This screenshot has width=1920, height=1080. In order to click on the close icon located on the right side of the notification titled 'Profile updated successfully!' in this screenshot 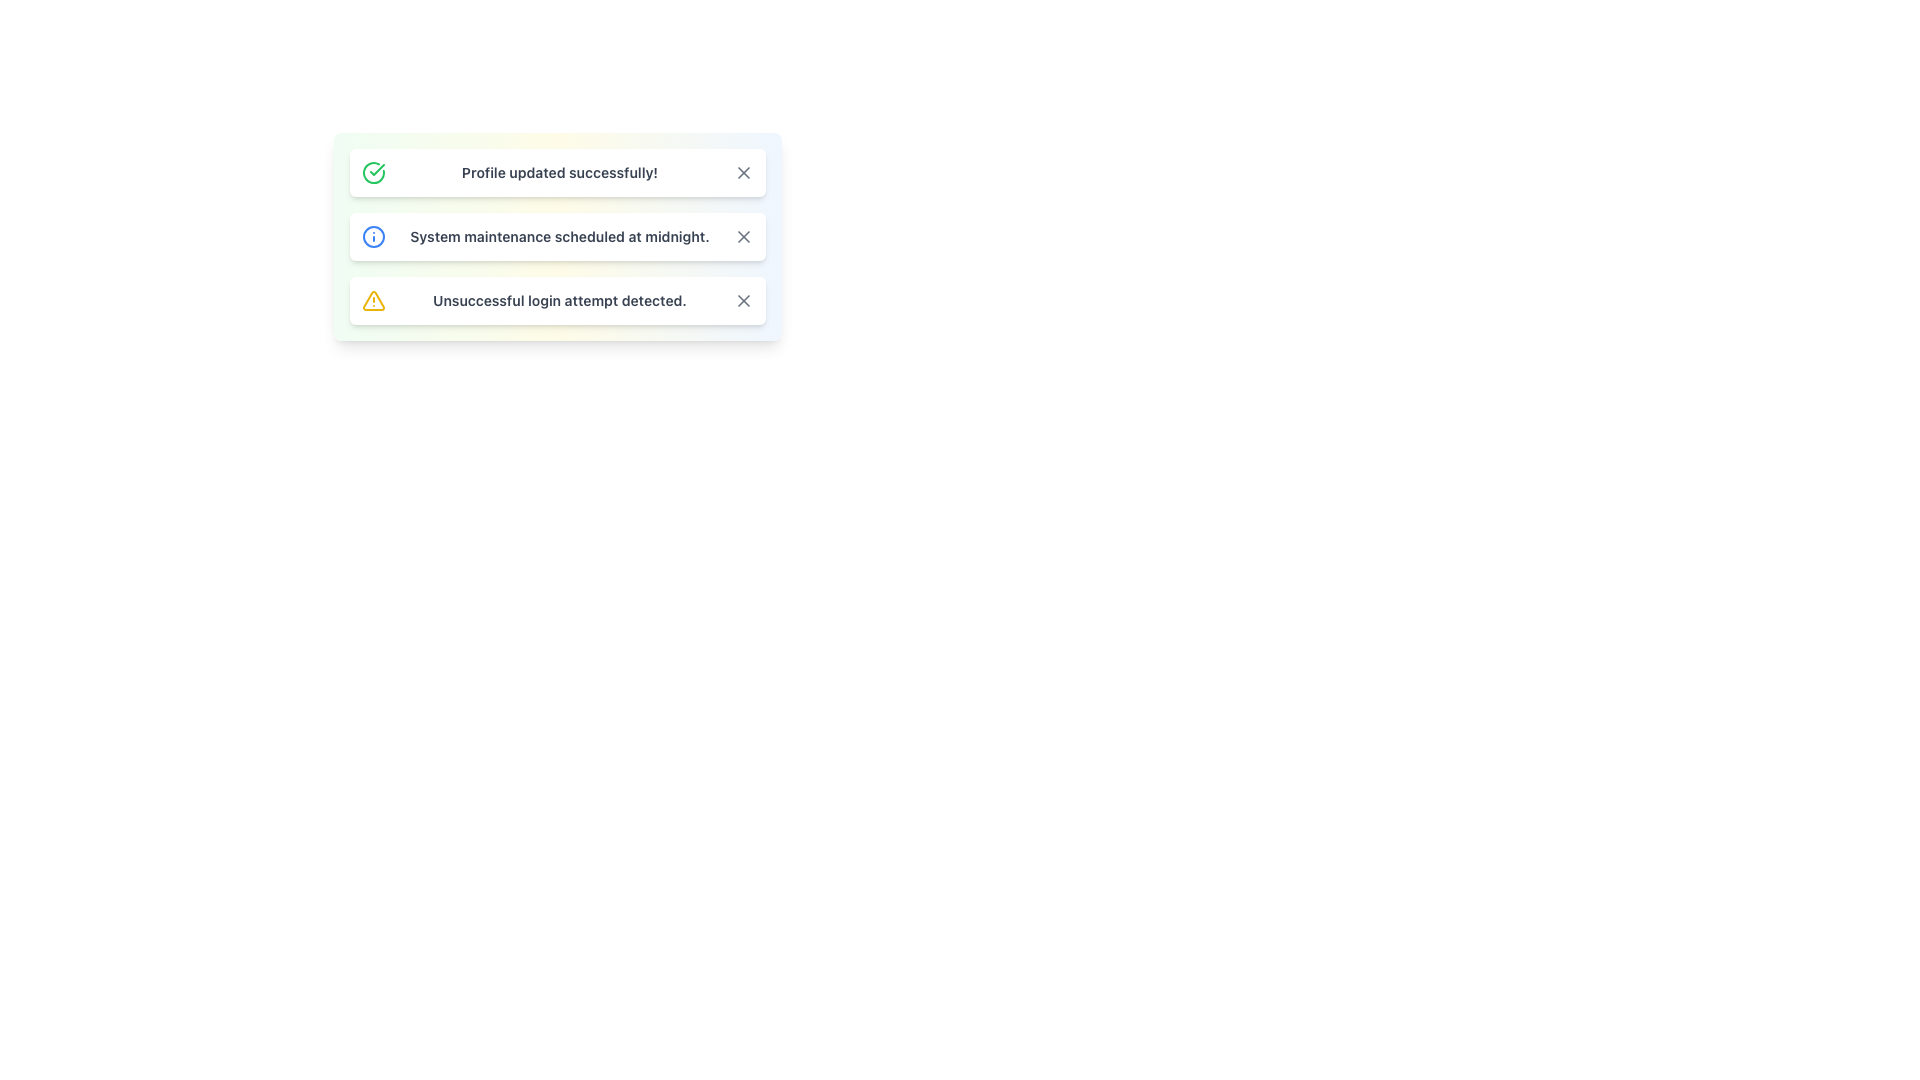, I will do `click(743, 172)`.